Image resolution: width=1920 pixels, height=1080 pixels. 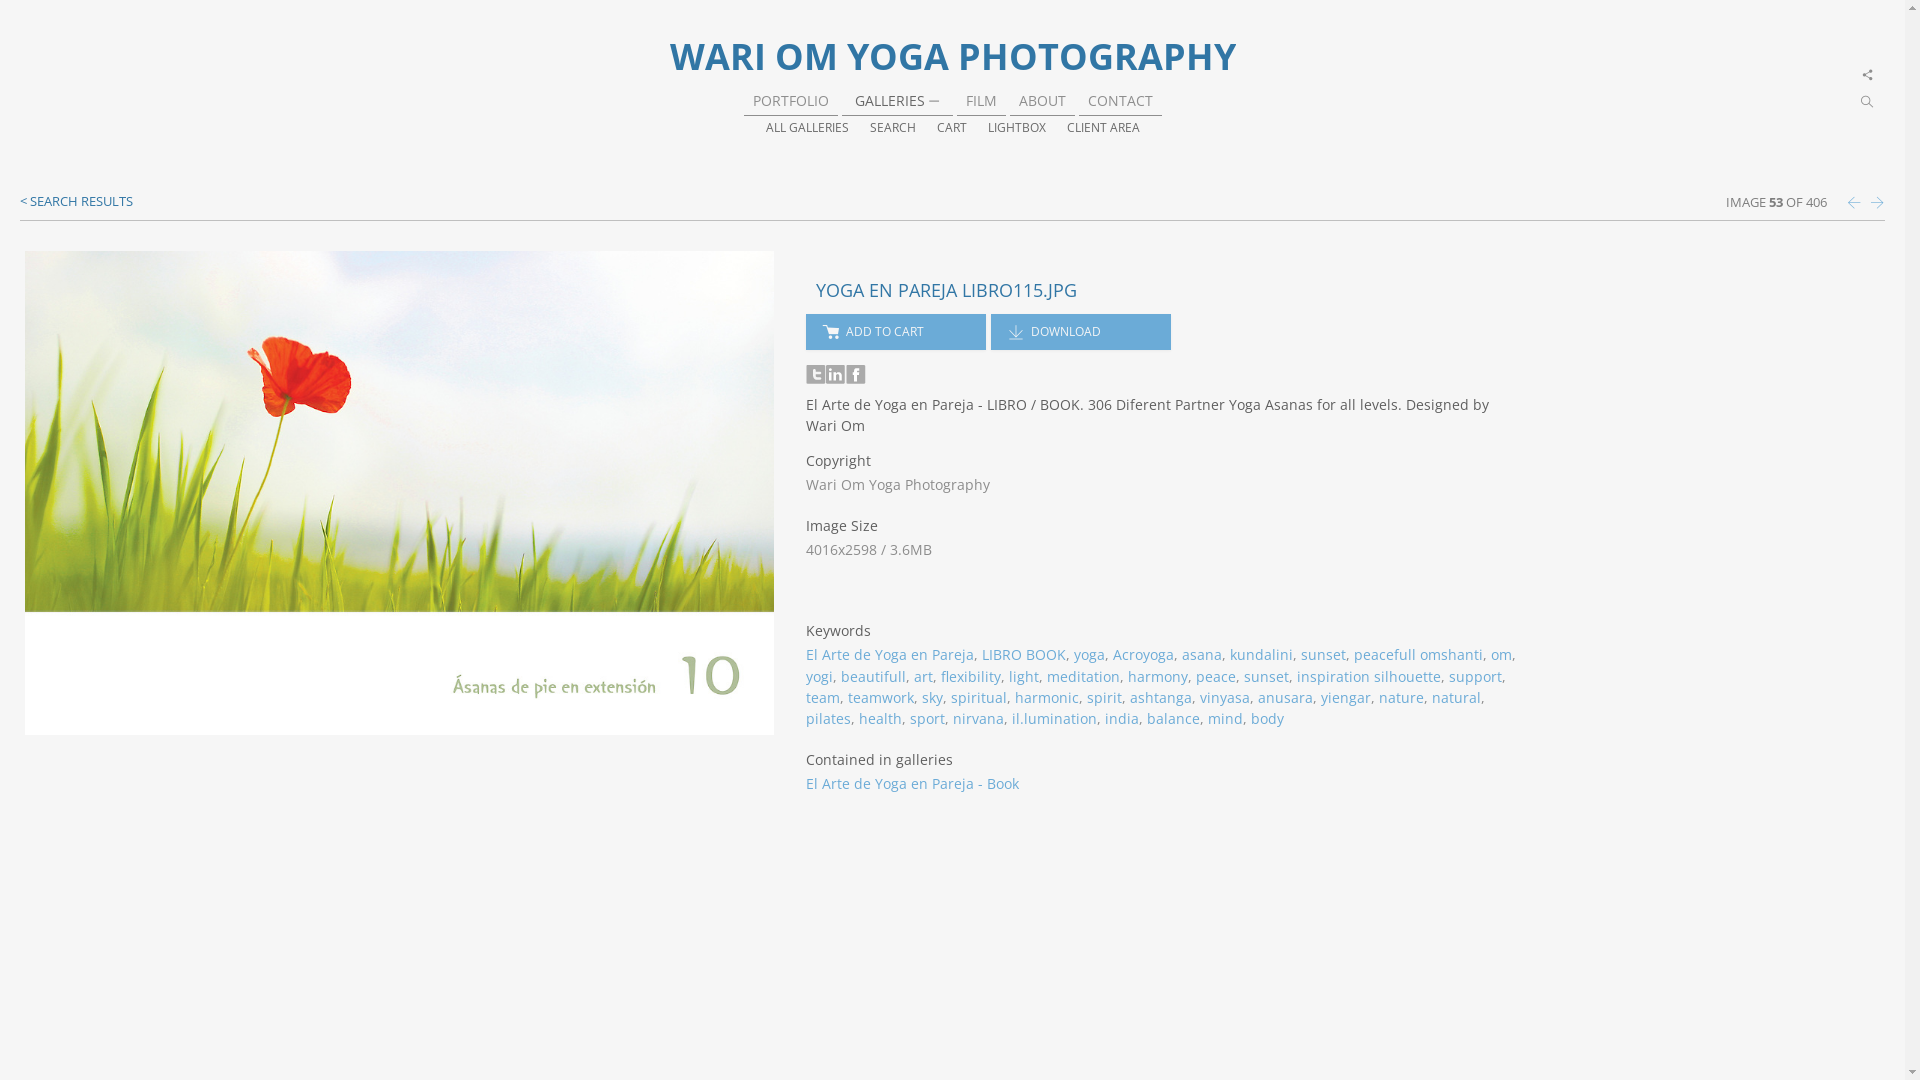 What do you see at coordinates (1023, 654) in the screenshot?
I see `'LIBRO BOOK'` at bounding box center [1023, 654].